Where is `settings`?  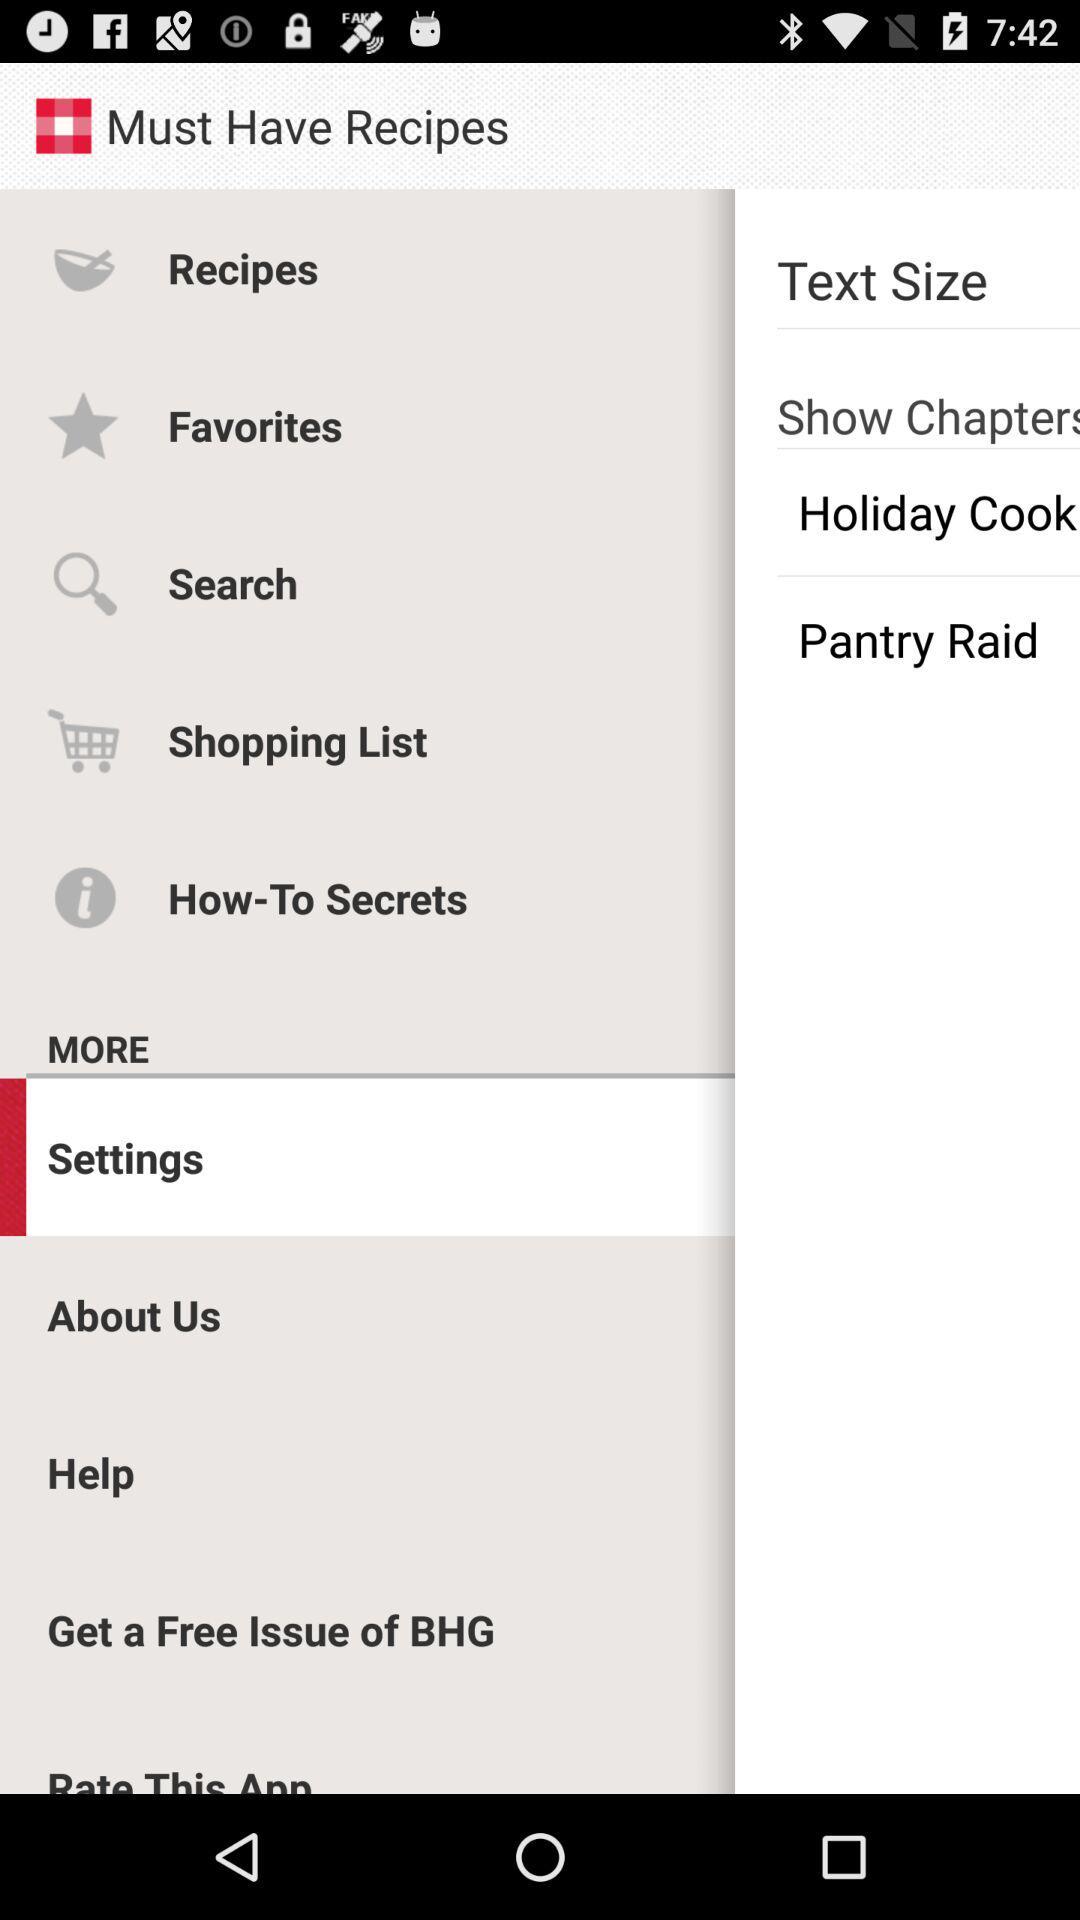 settings is located at coordinates (125, 1157).